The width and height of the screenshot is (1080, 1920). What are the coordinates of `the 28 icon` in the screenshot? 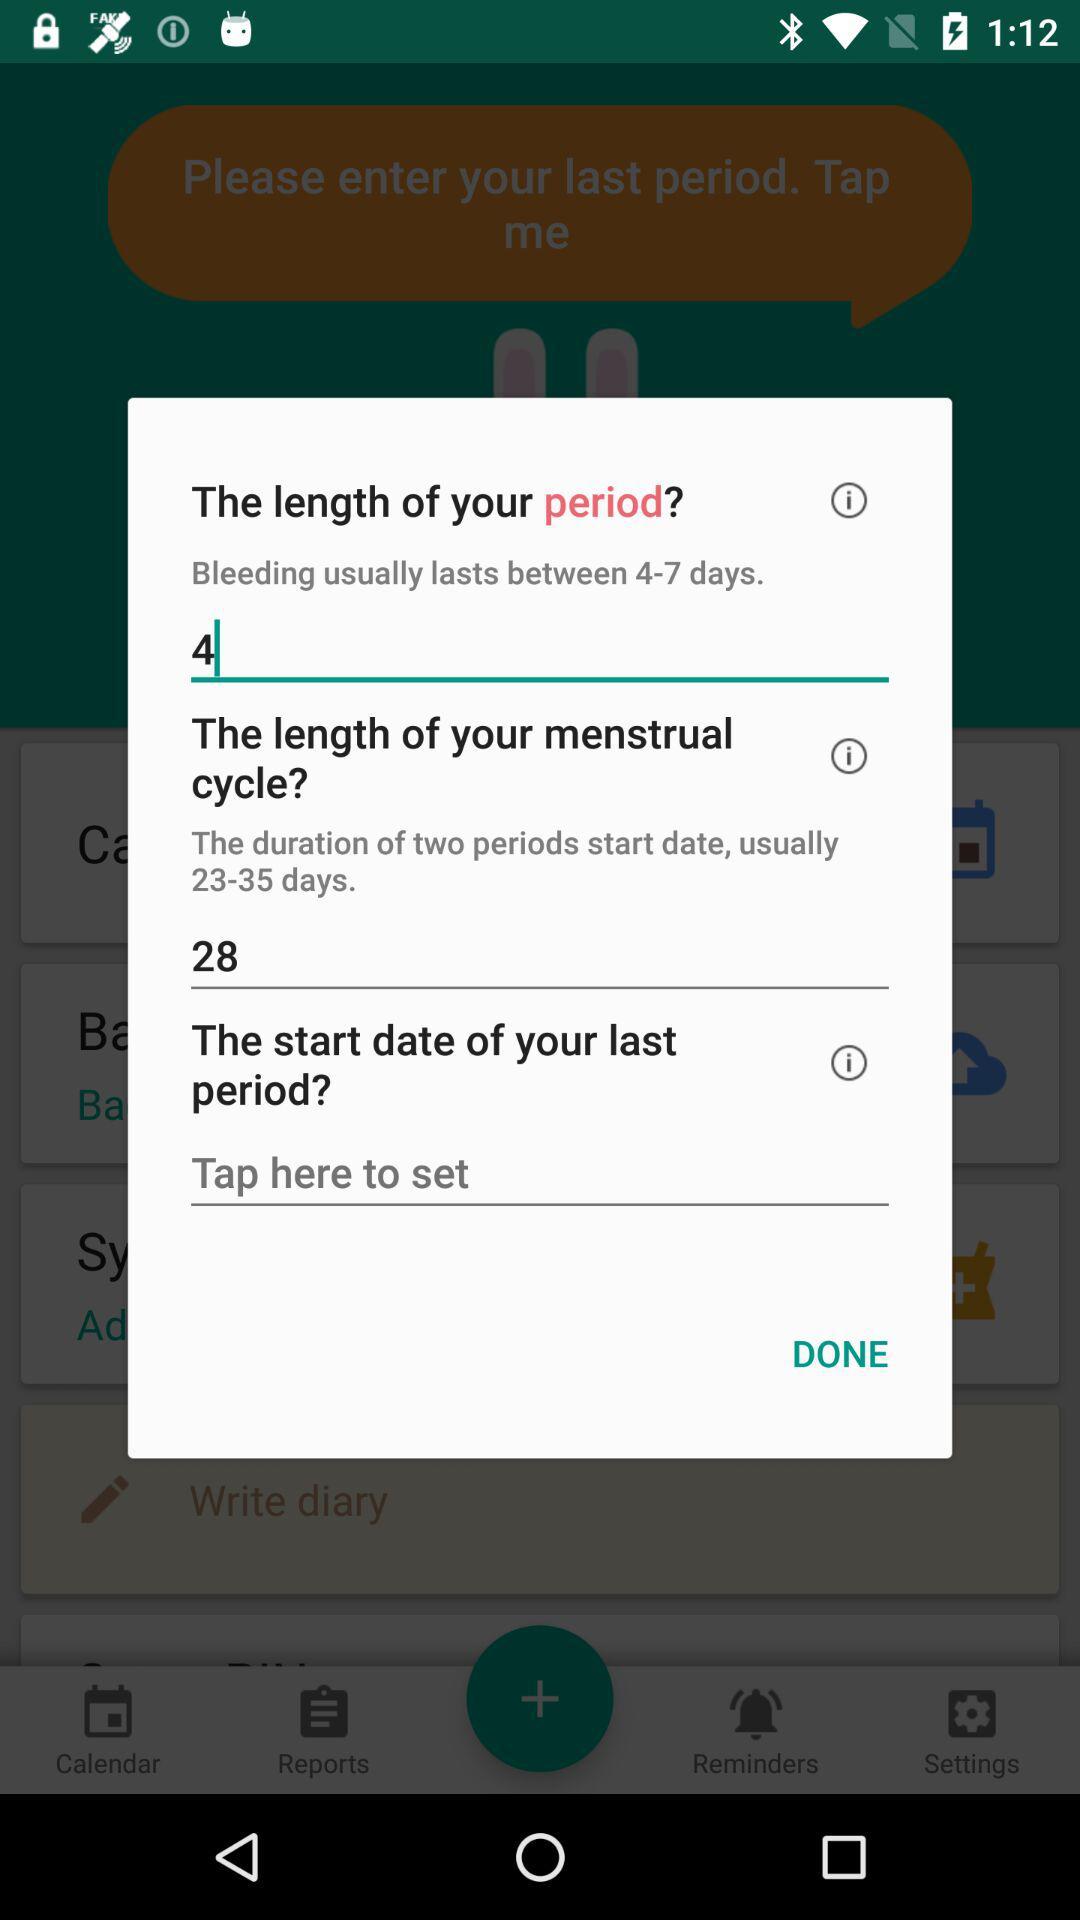 It's located at (540, 956).